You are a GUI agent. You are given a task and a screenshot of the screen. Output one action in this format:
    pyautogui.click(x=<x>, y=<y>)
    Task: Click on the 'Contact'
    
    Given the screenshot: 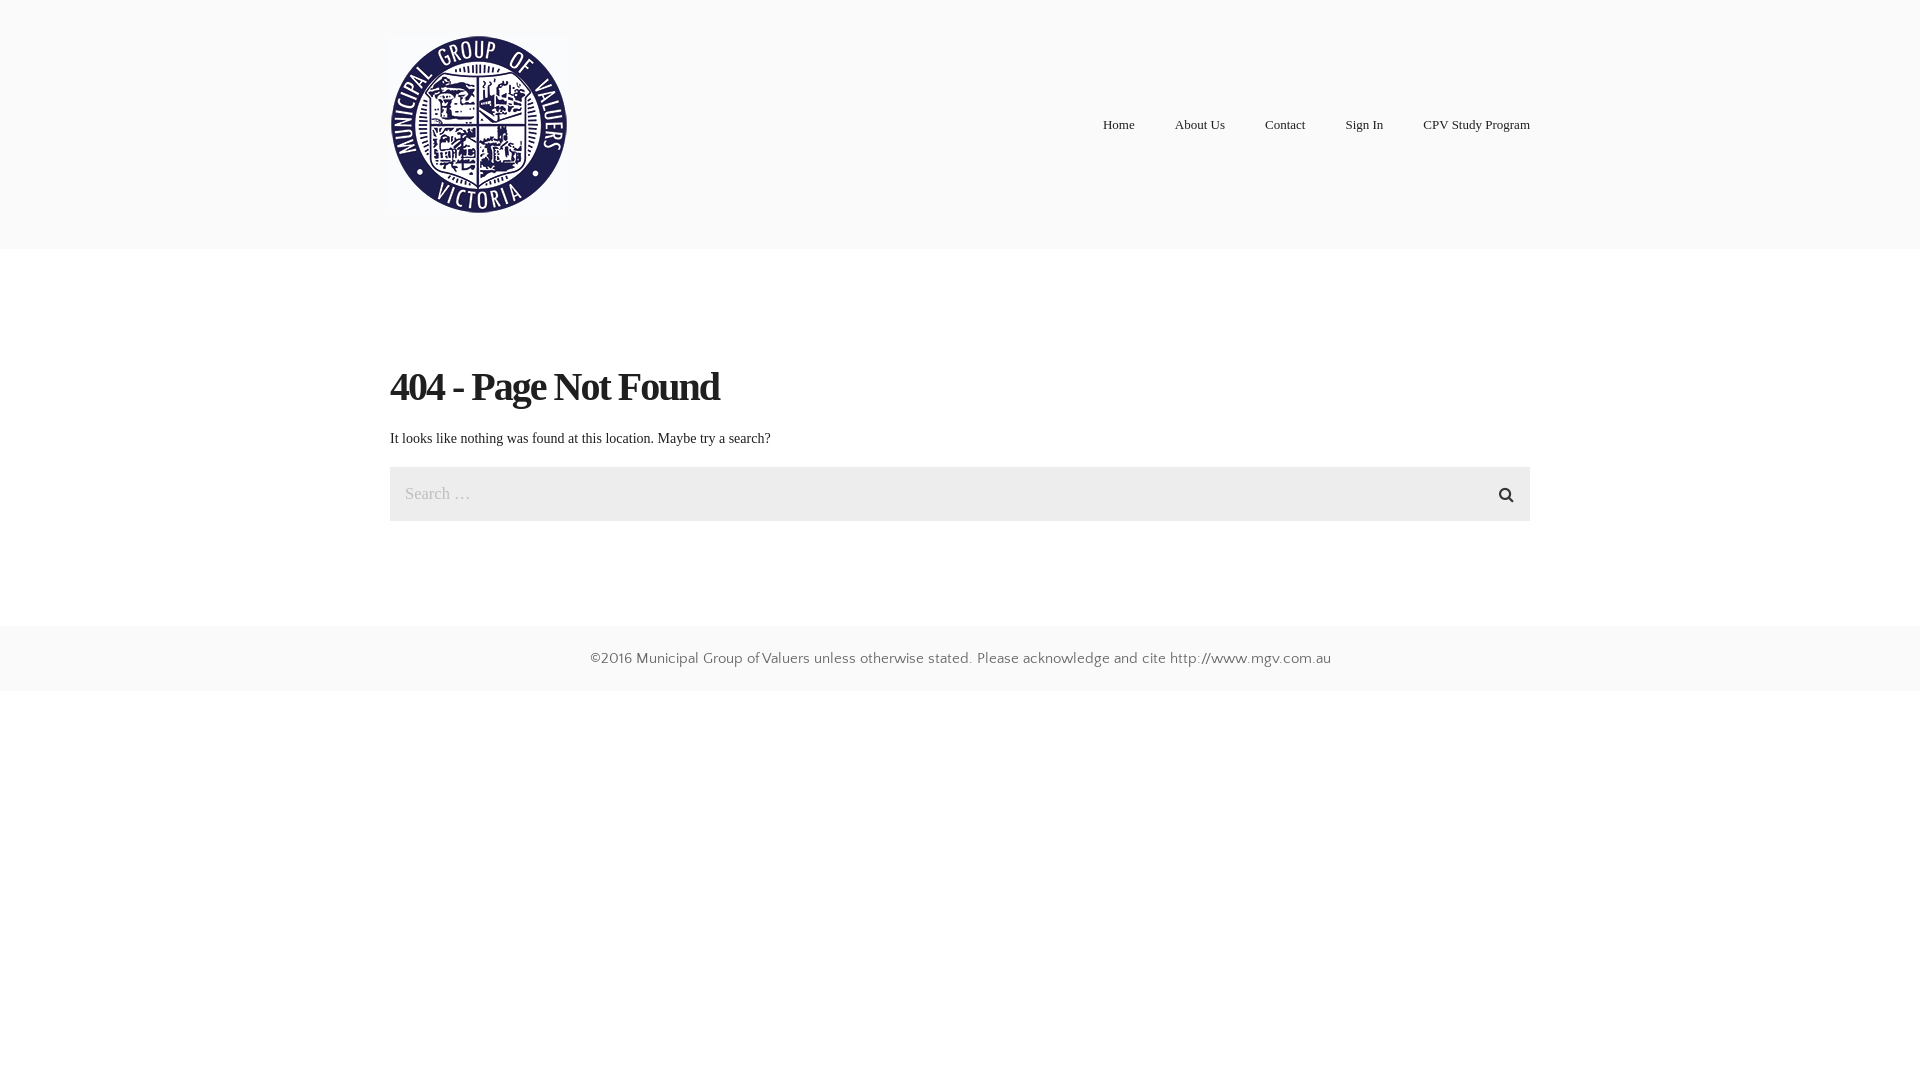 What is the action you would take?
    pyautogui.click(x=1264, y=124)
    